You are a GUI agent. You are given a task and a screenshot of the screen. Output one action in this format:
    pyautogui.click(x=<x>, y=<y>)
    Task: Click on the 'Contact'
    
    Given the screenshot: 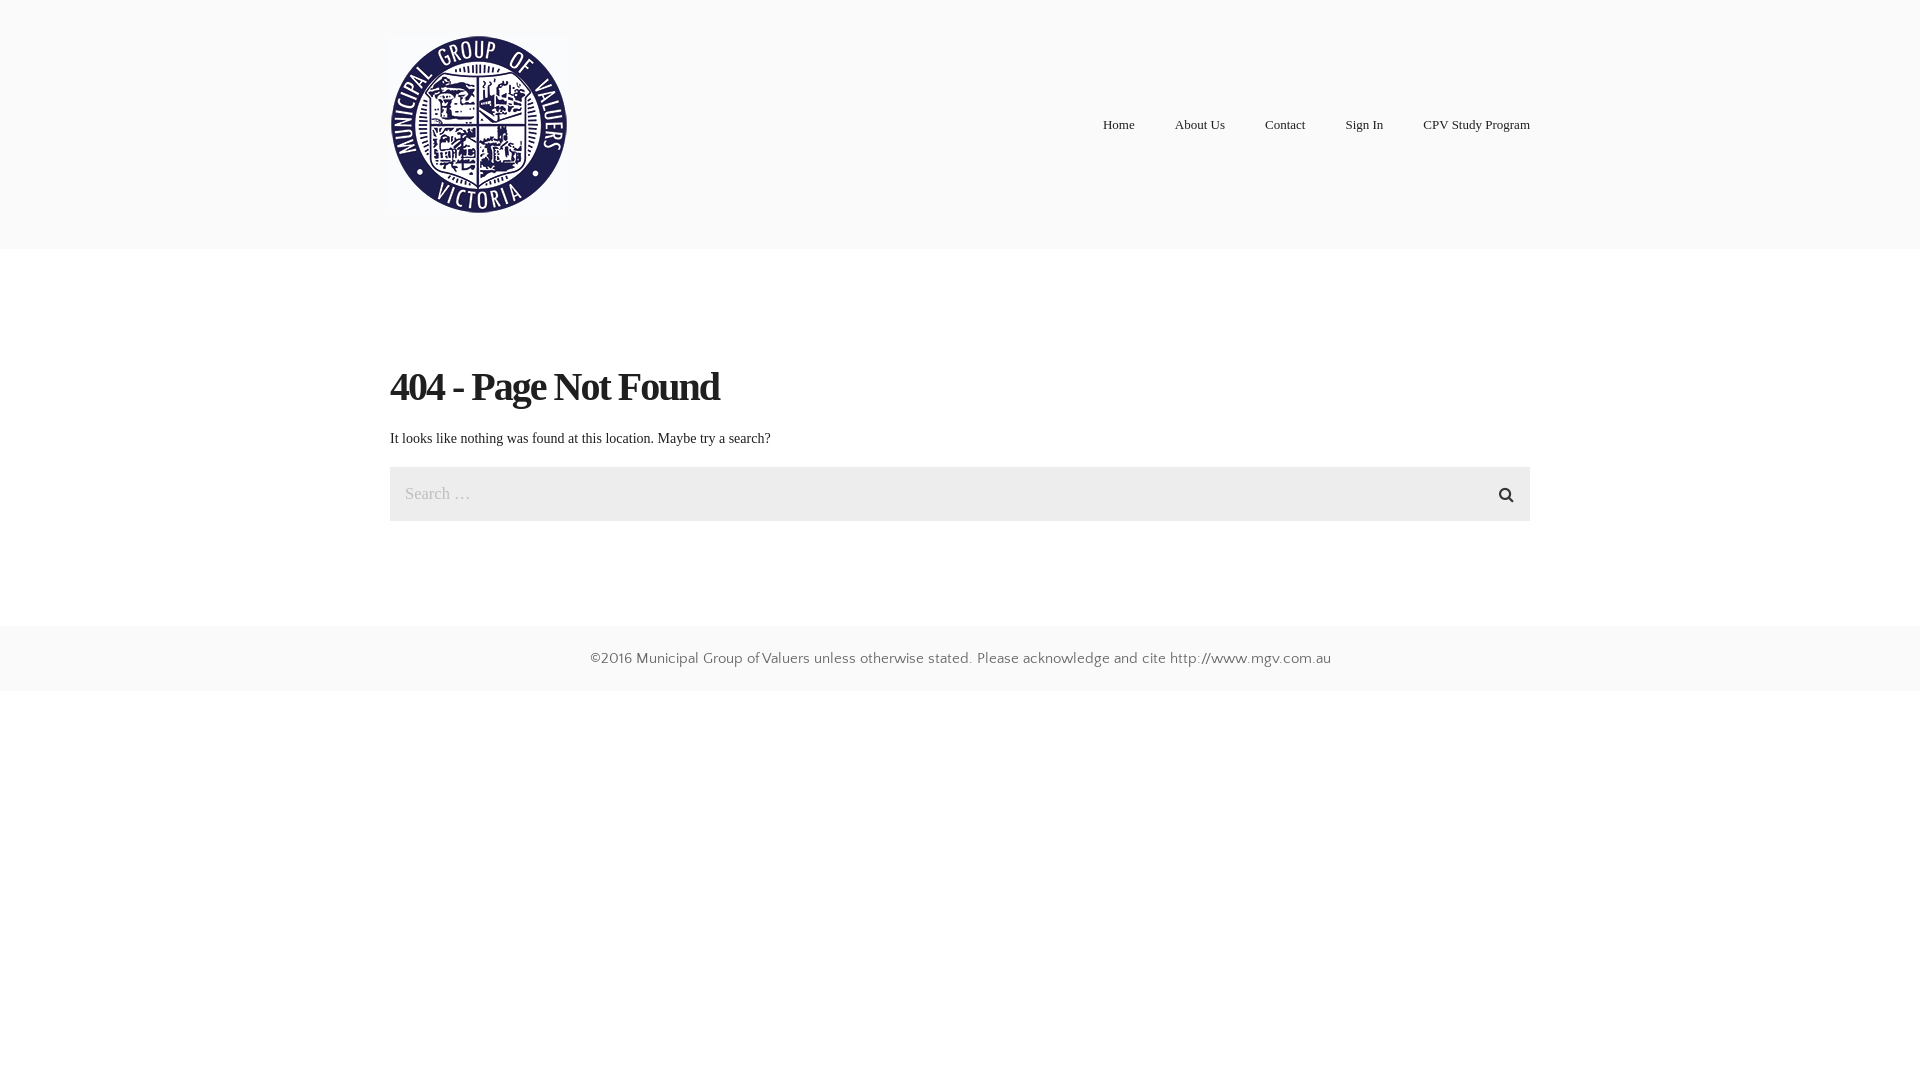 What is the action you would take?
    pyautogui.click(x=1264, y=124)
    